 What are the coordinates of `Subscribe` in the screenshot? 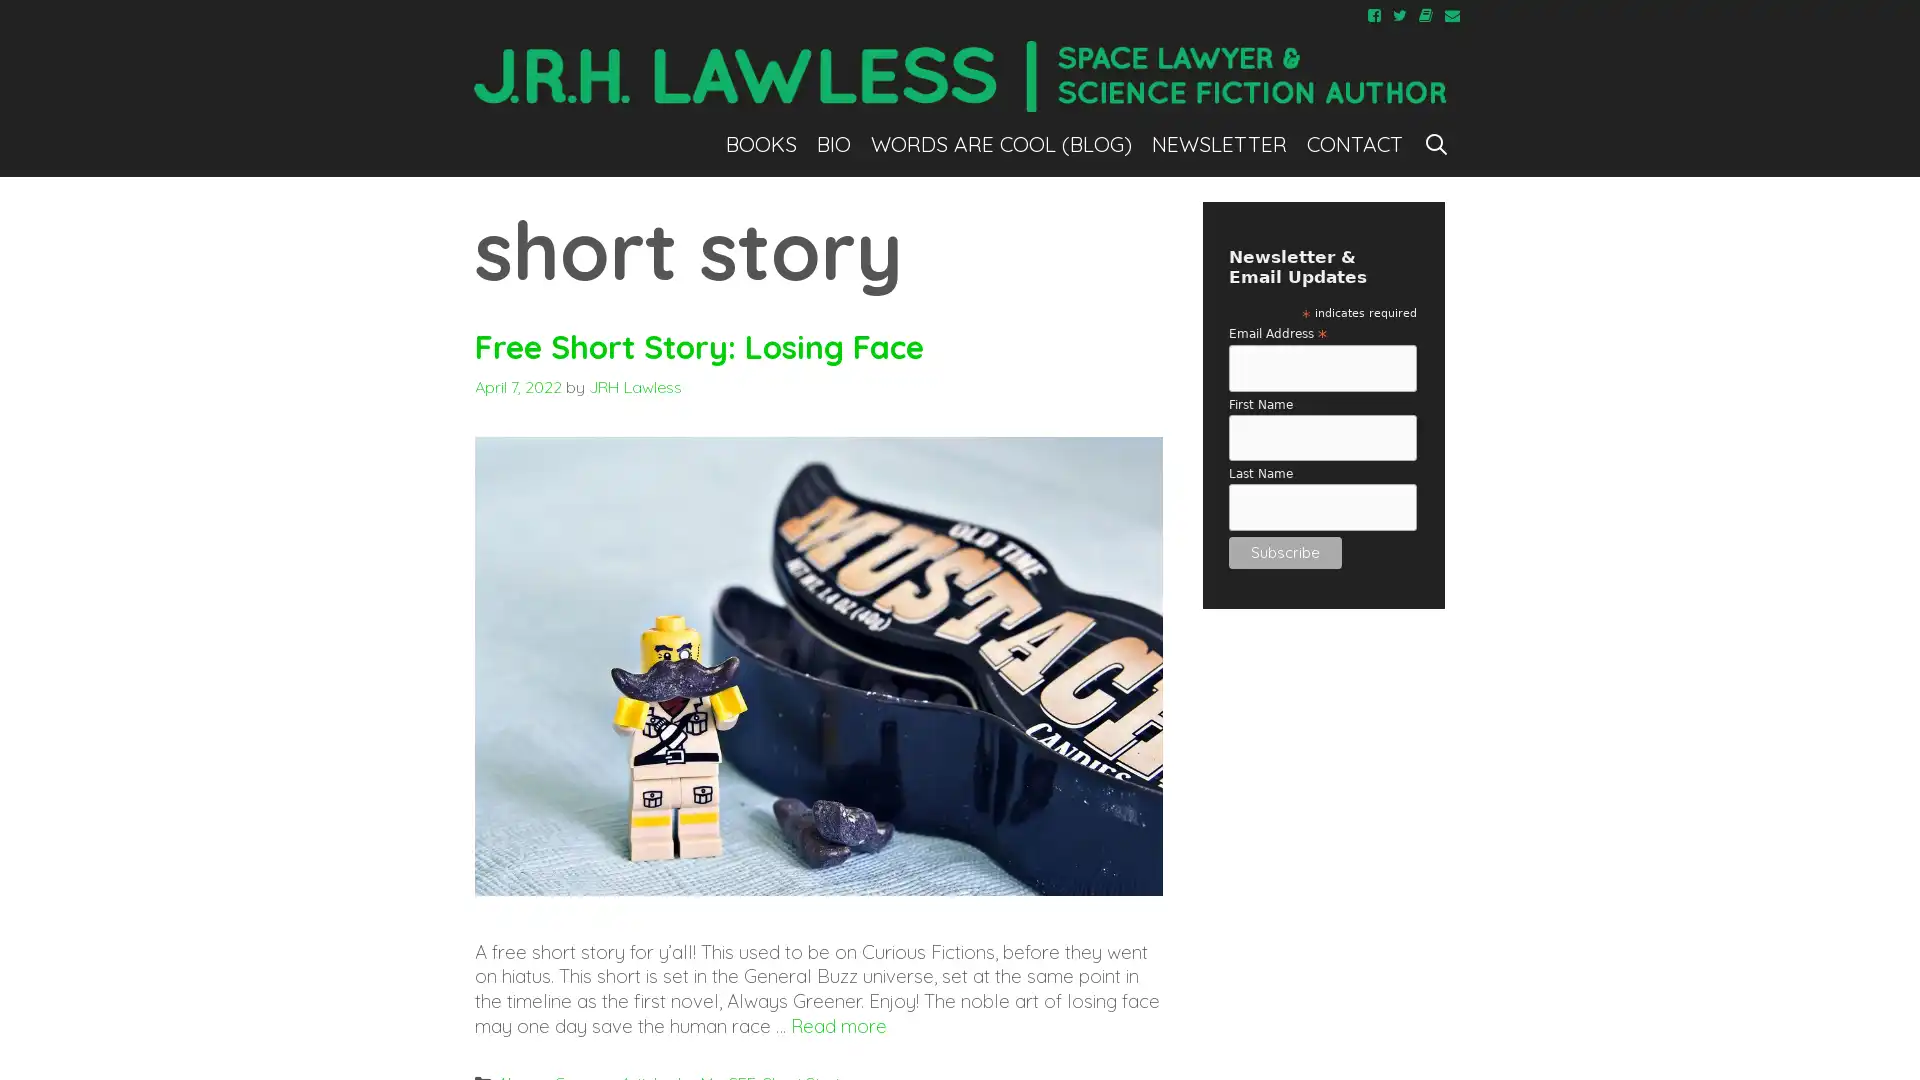 It's located at (1284, 551).